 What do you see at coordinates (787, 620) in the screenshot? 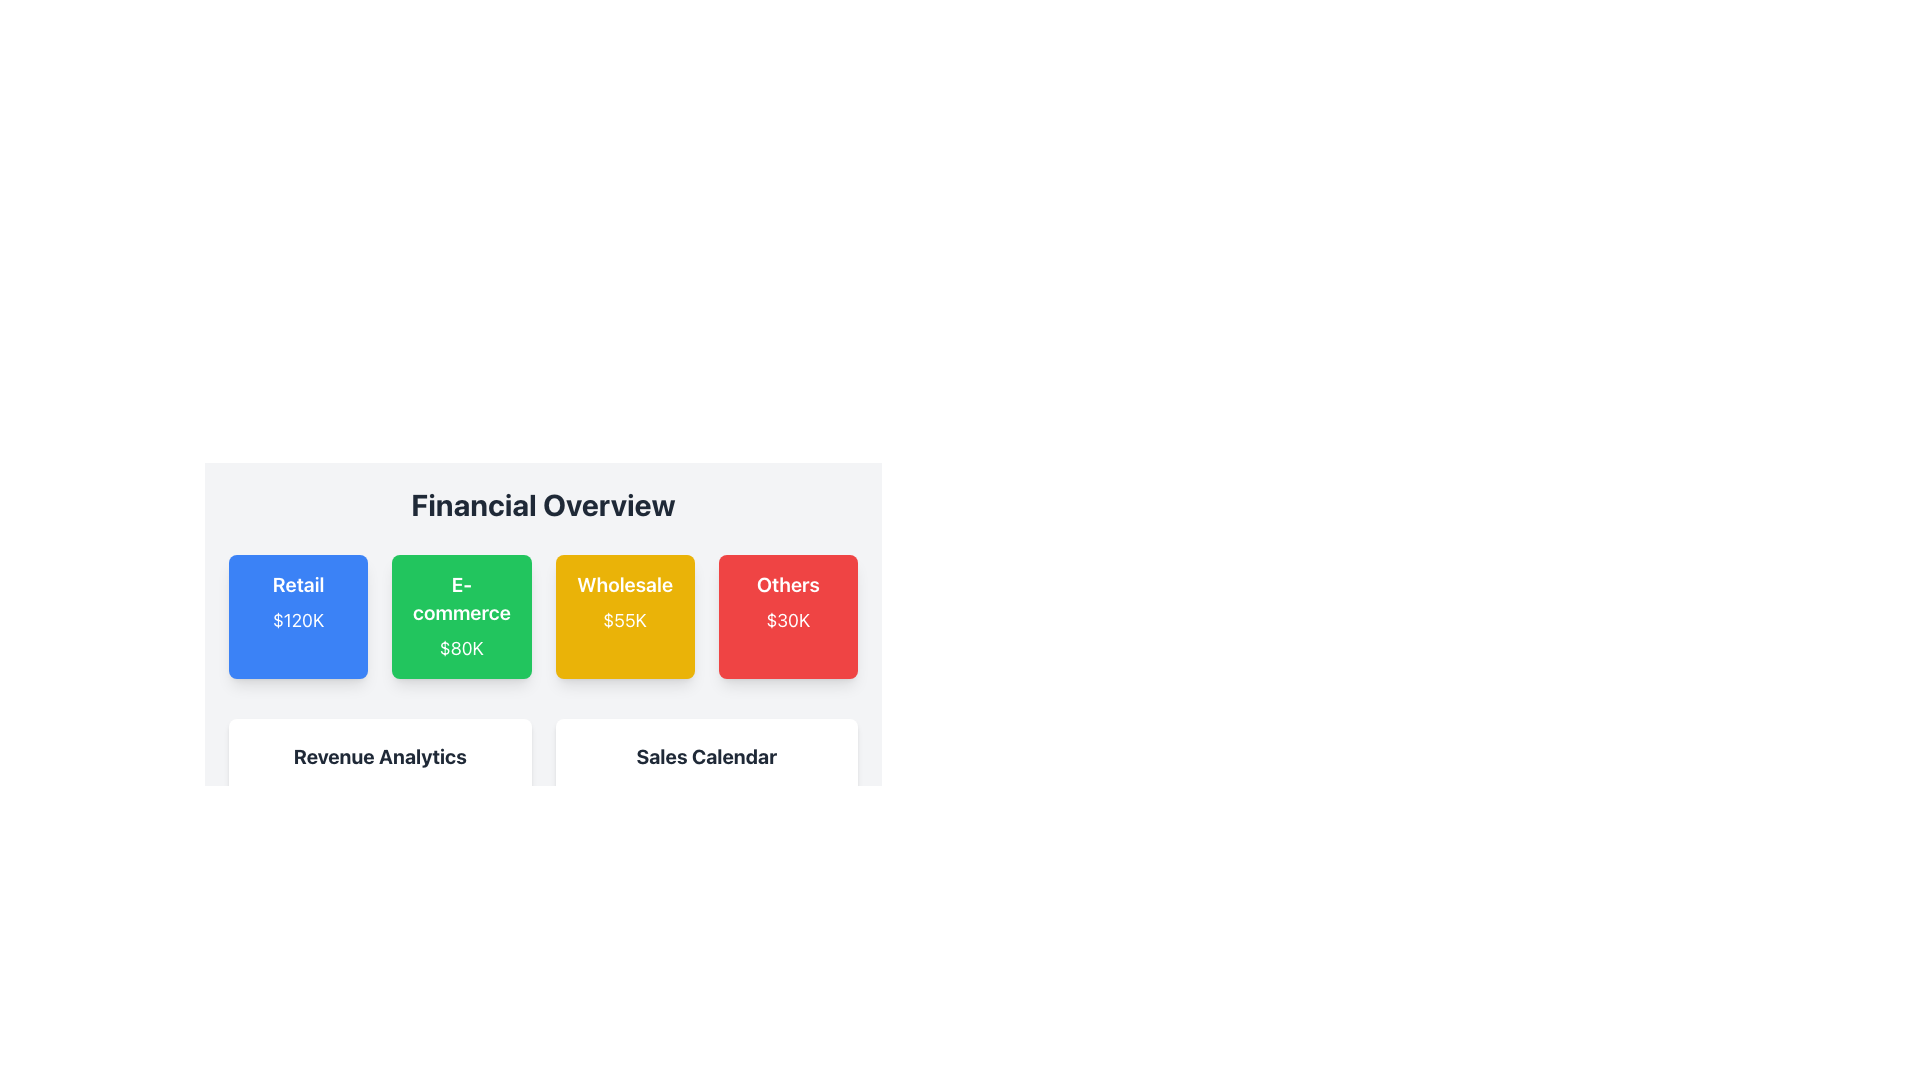
I see `the text label displaying '$30K' with a bold font on a red background, located at the bottom of the 'Others' card` at bounding box center [787, 620].